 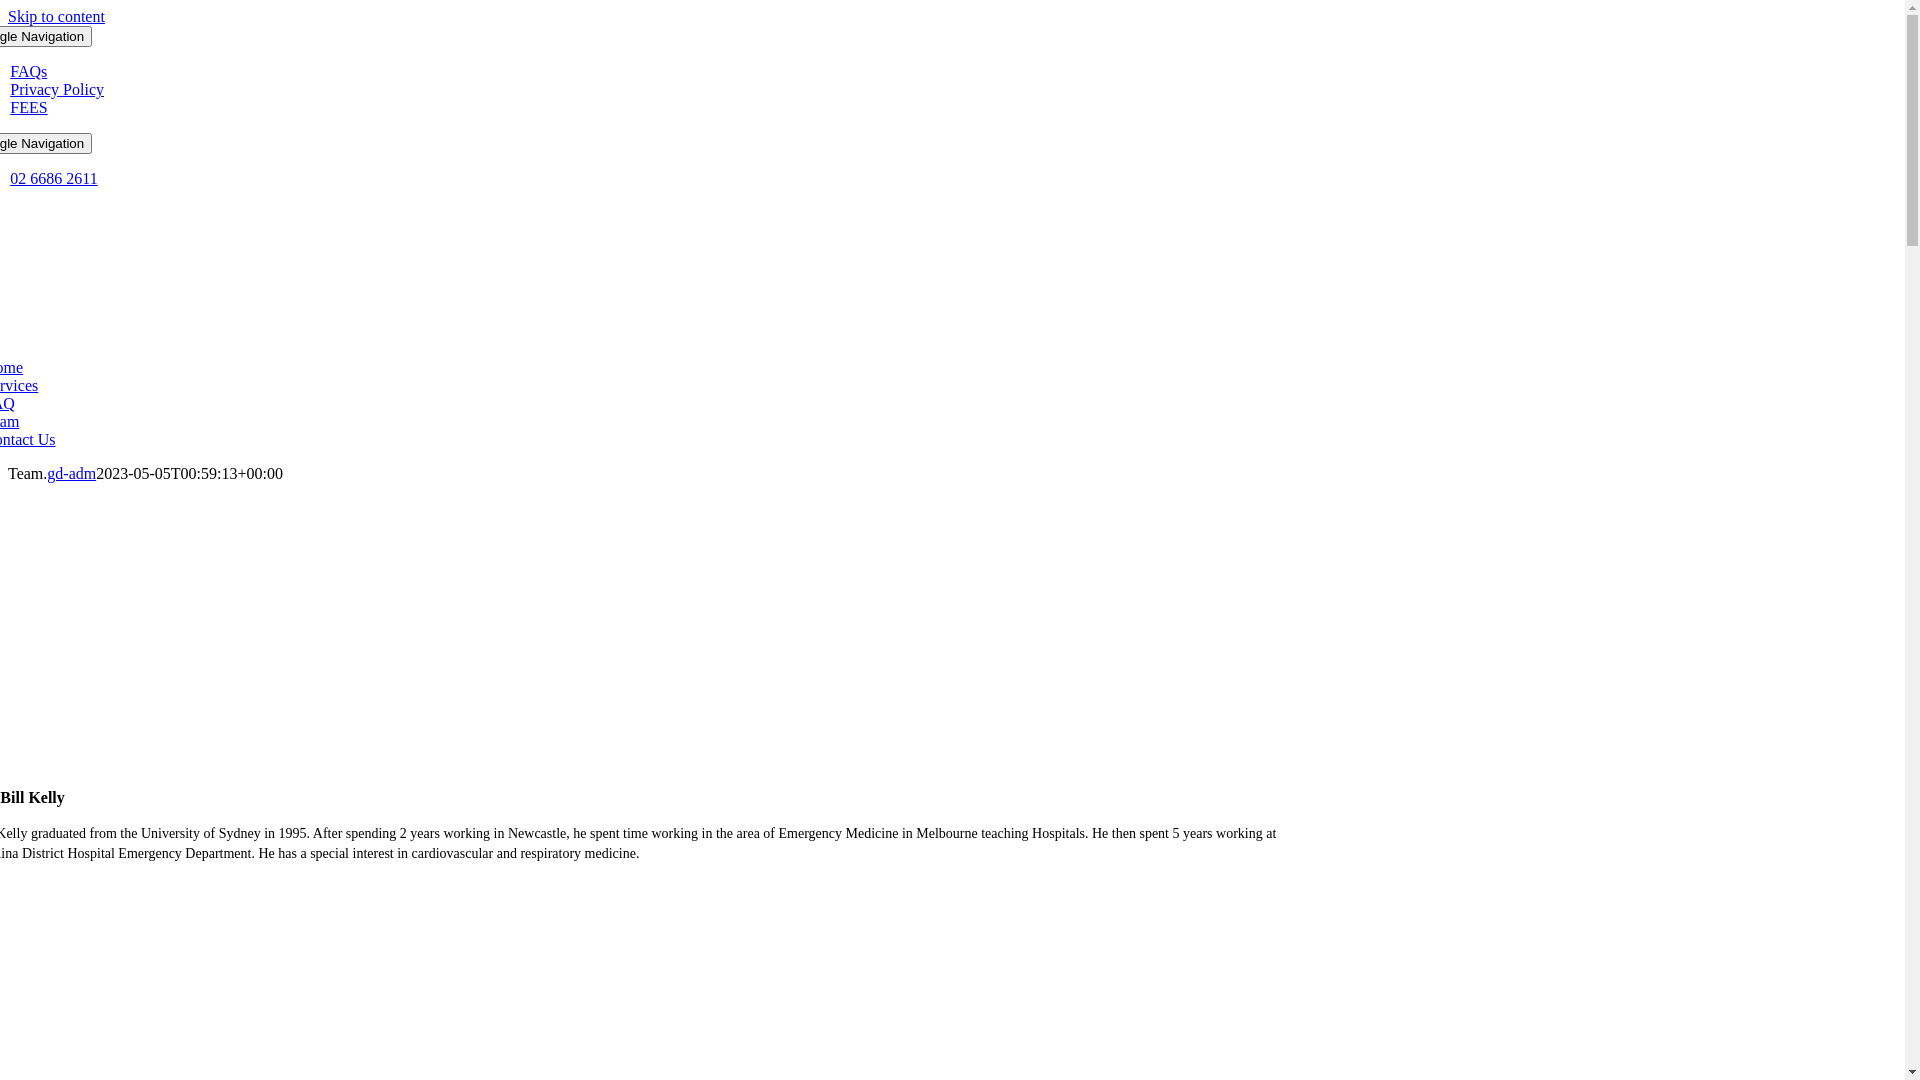 What do you see at coordinates (28, 70) in the screenshot?
I see `'FAQs'` at bounding box center [28, 70].